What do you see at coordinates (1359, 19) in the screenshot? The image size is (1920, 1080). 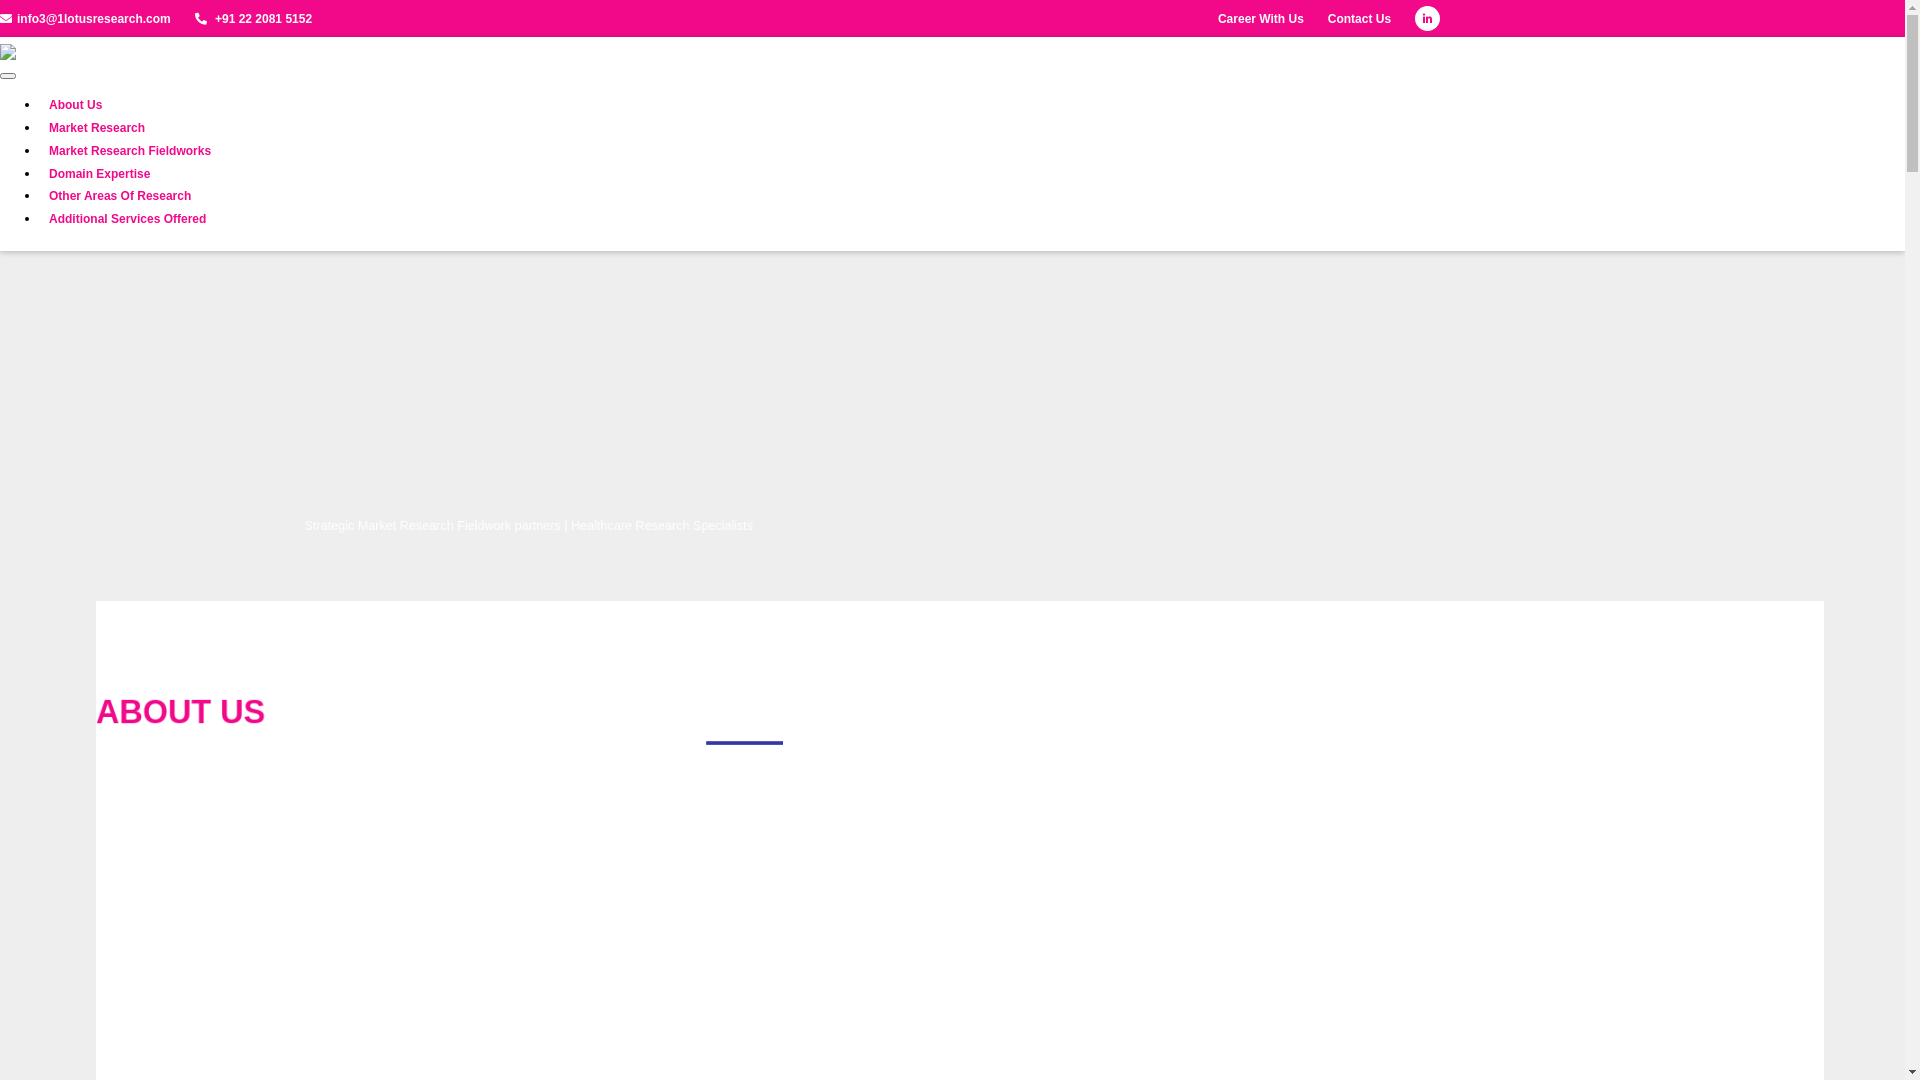 I see `'Contact Us'` at bounding box center [1359, 19].